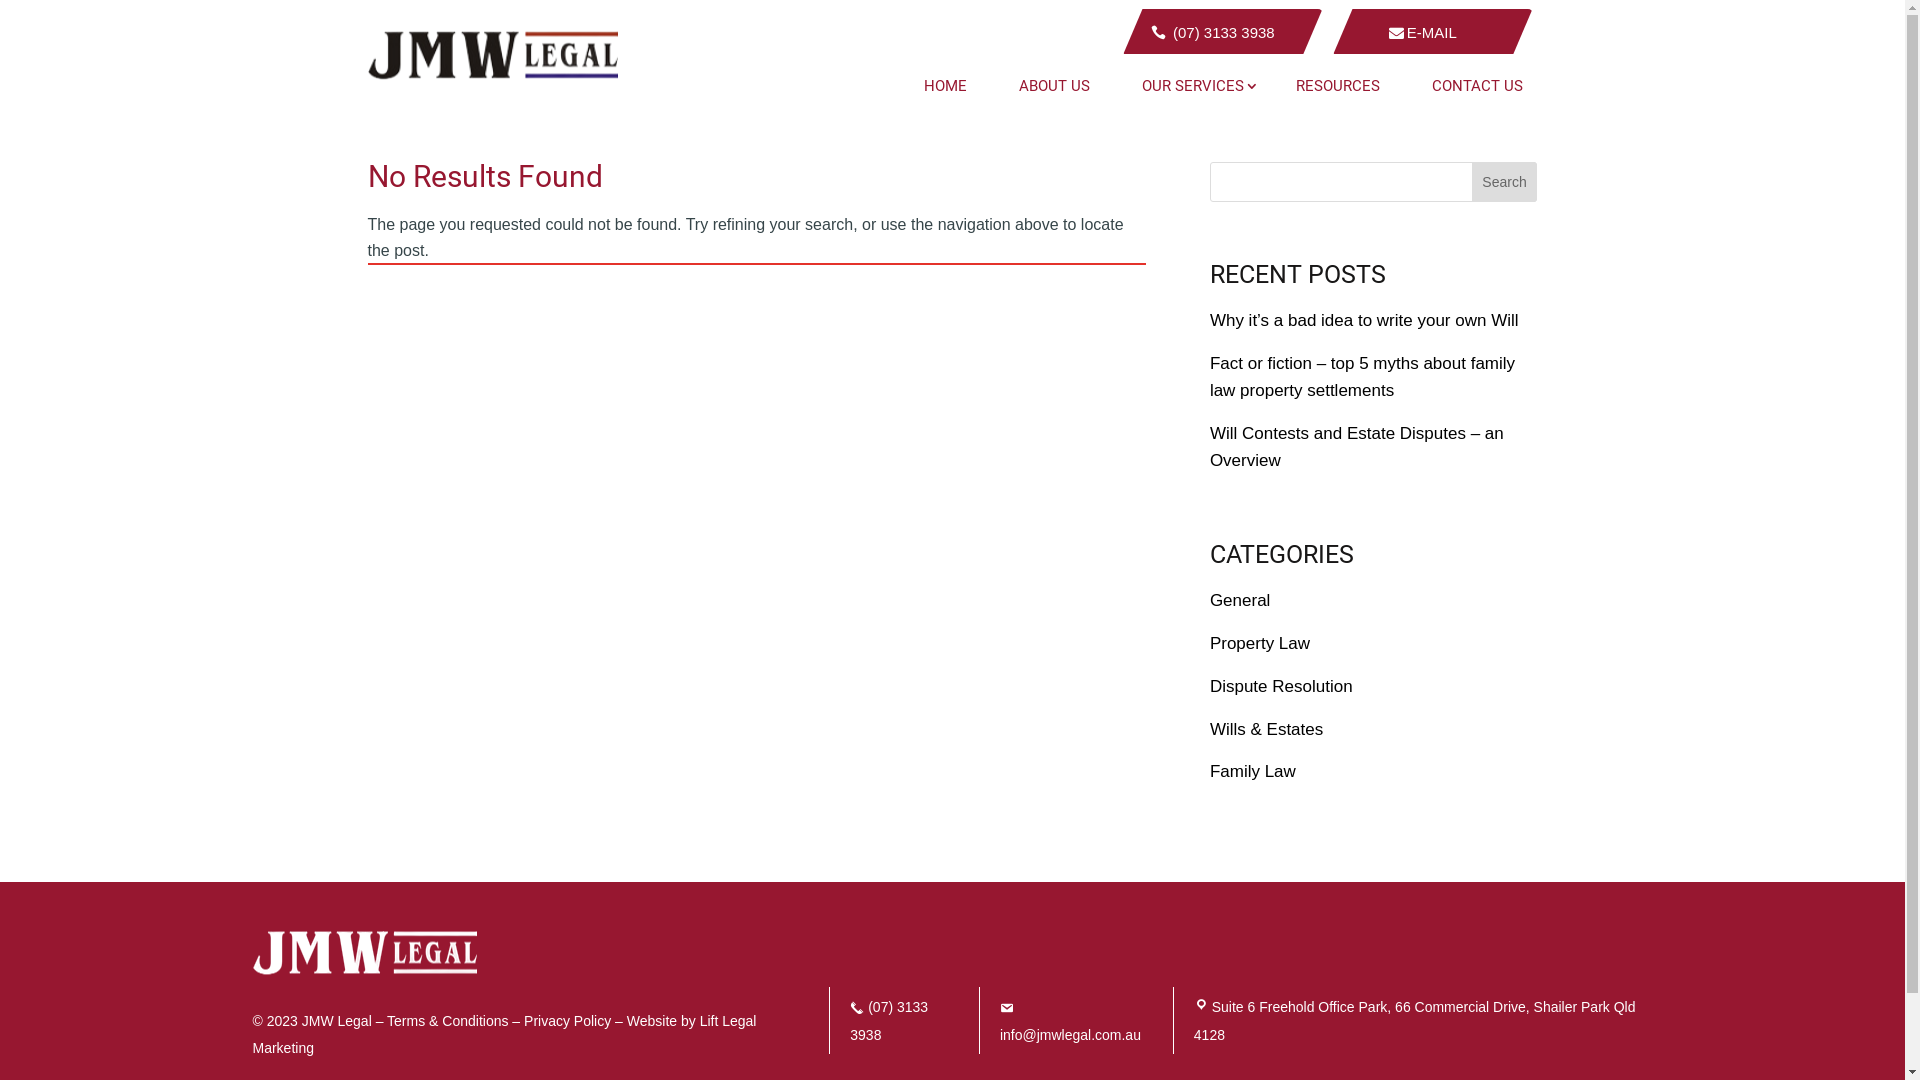 The width and height of the screenshot is (1920, 1080). What do you see at coordinates (1331, 32) in the screenshot?
I see `'E-MAIL'` at bounding box center [1331, 32].